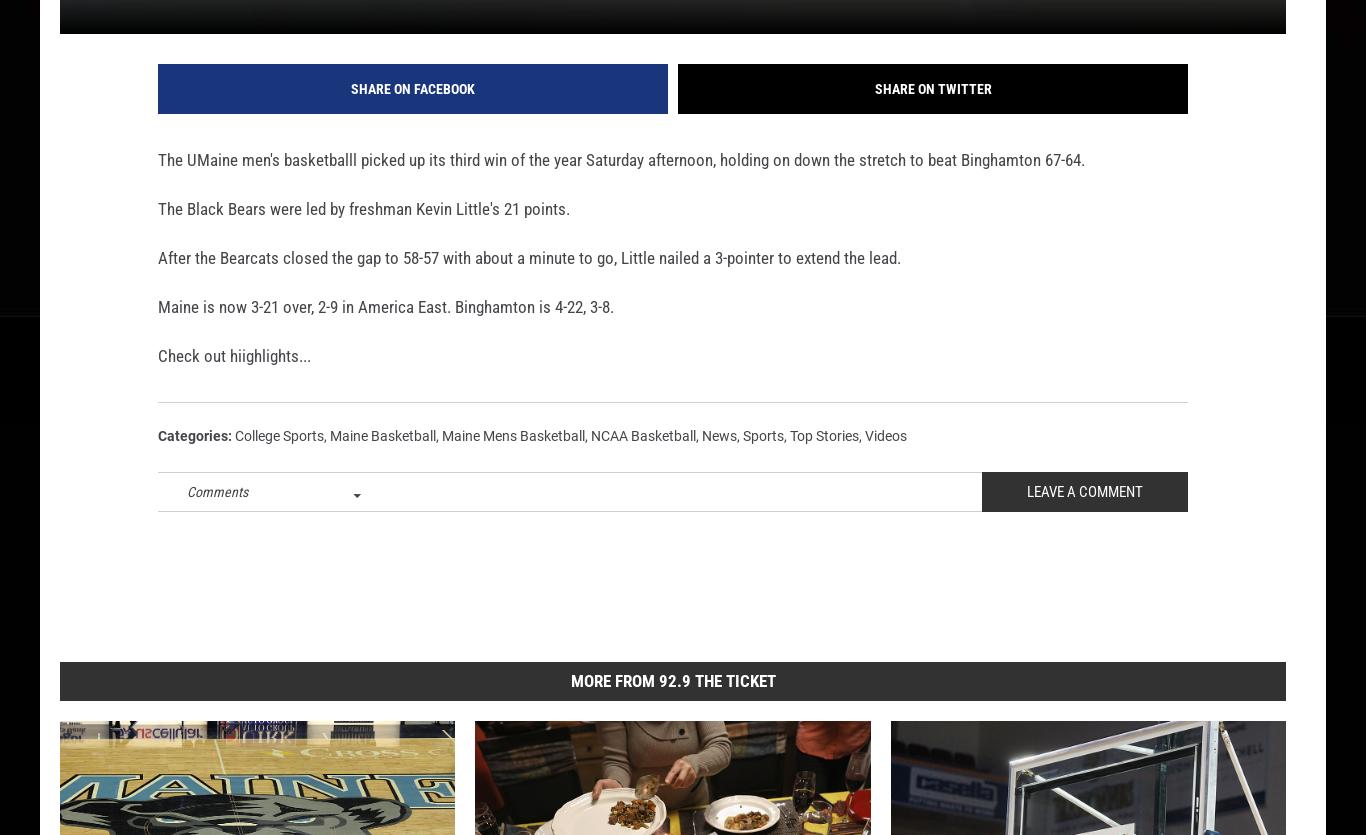  Describe the element at coordinates (251, 7) in the screenshot. I see `'Published: February 7, 2015'` at that location.